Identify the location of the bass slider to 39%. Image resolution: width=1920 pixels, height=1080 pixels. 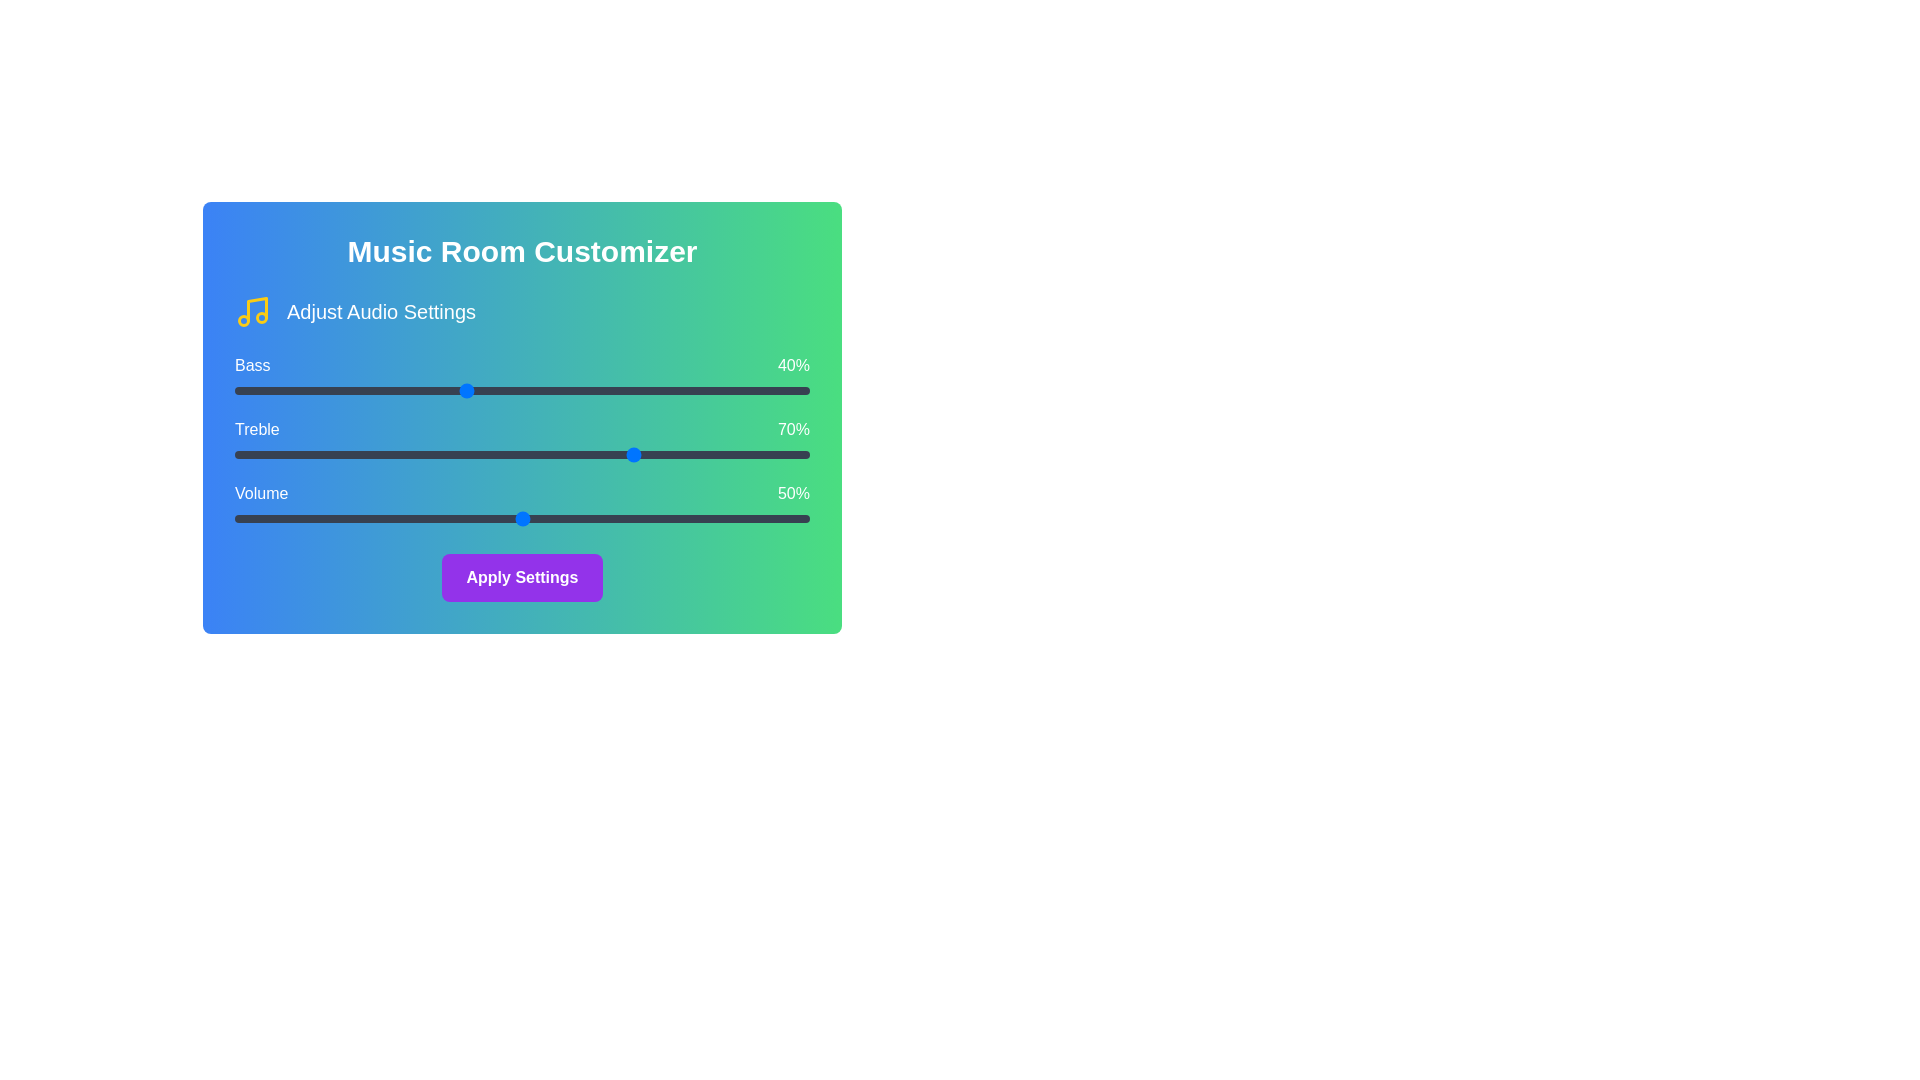
(458, 390).